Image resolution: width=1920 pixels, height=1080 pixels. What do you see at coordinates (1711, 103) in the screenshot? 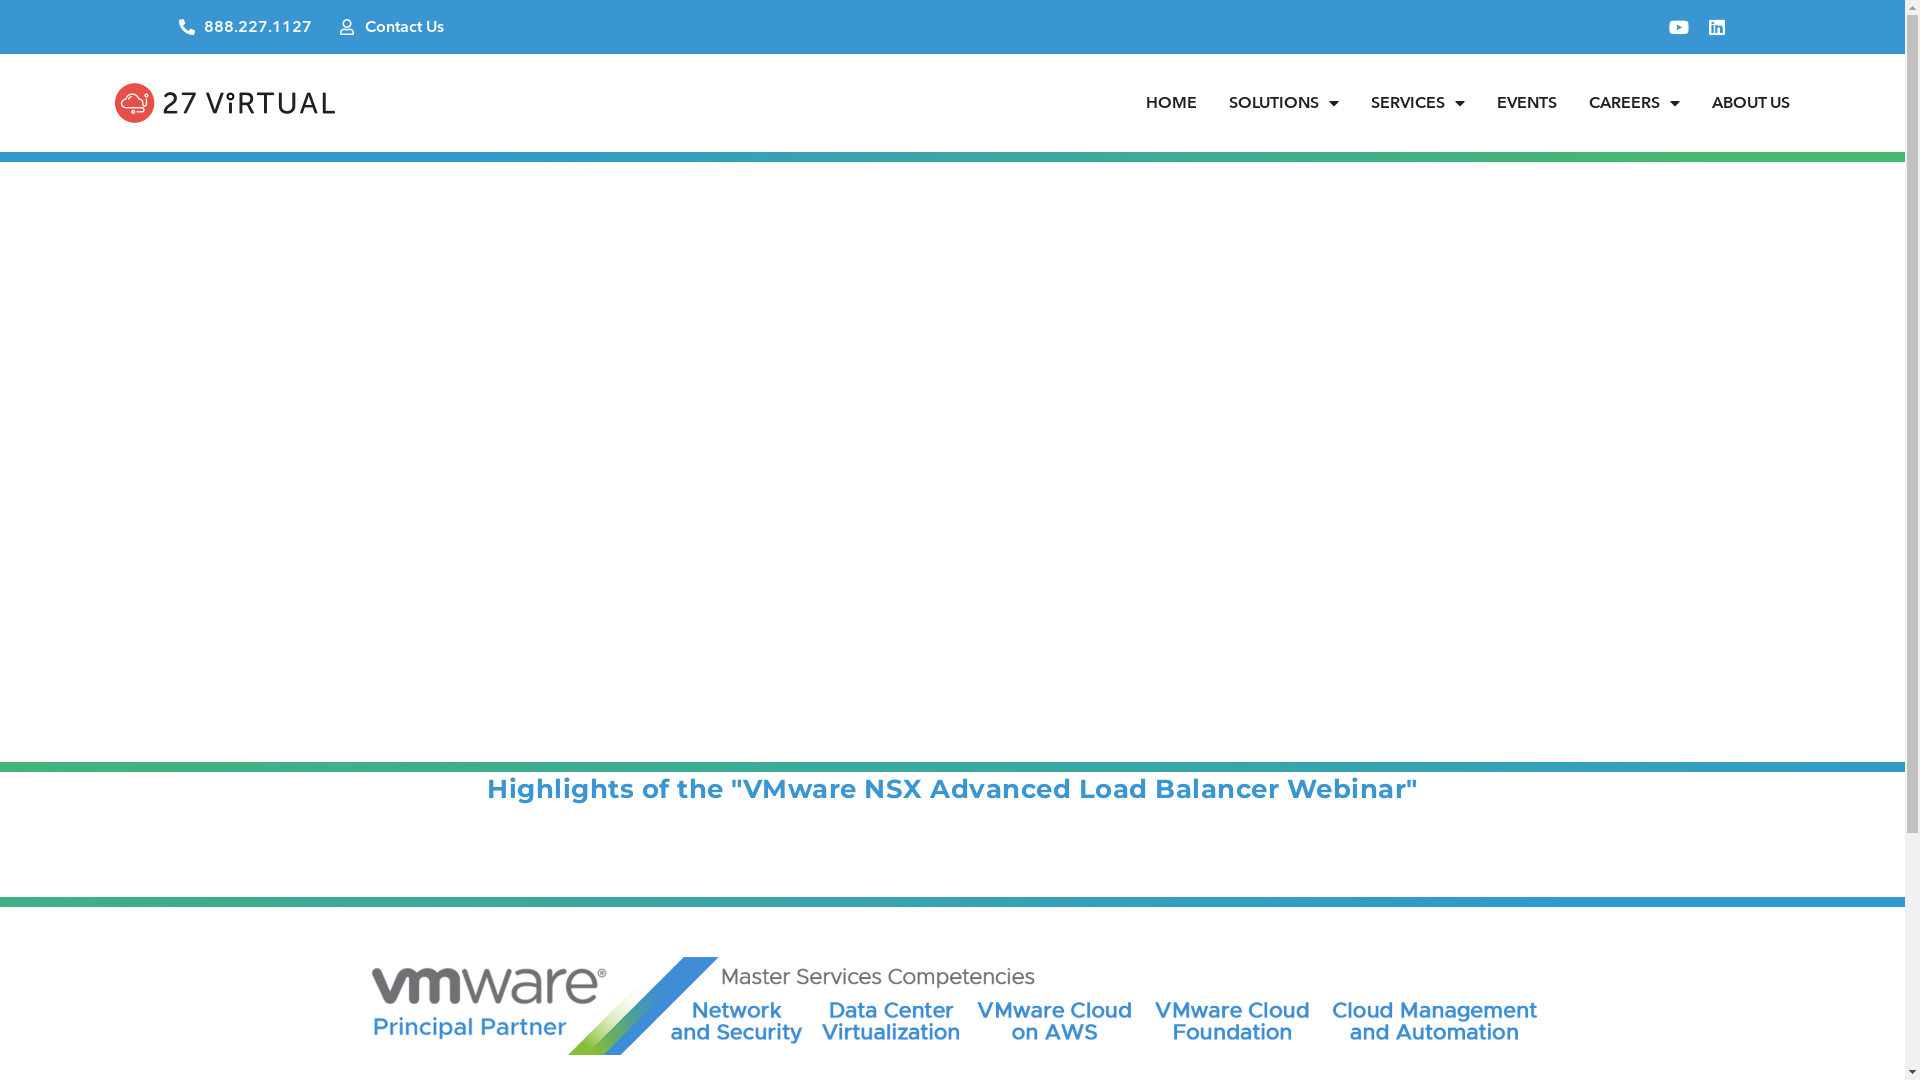
I see `'ABOUT US'` at bounding box center [1711, 103].